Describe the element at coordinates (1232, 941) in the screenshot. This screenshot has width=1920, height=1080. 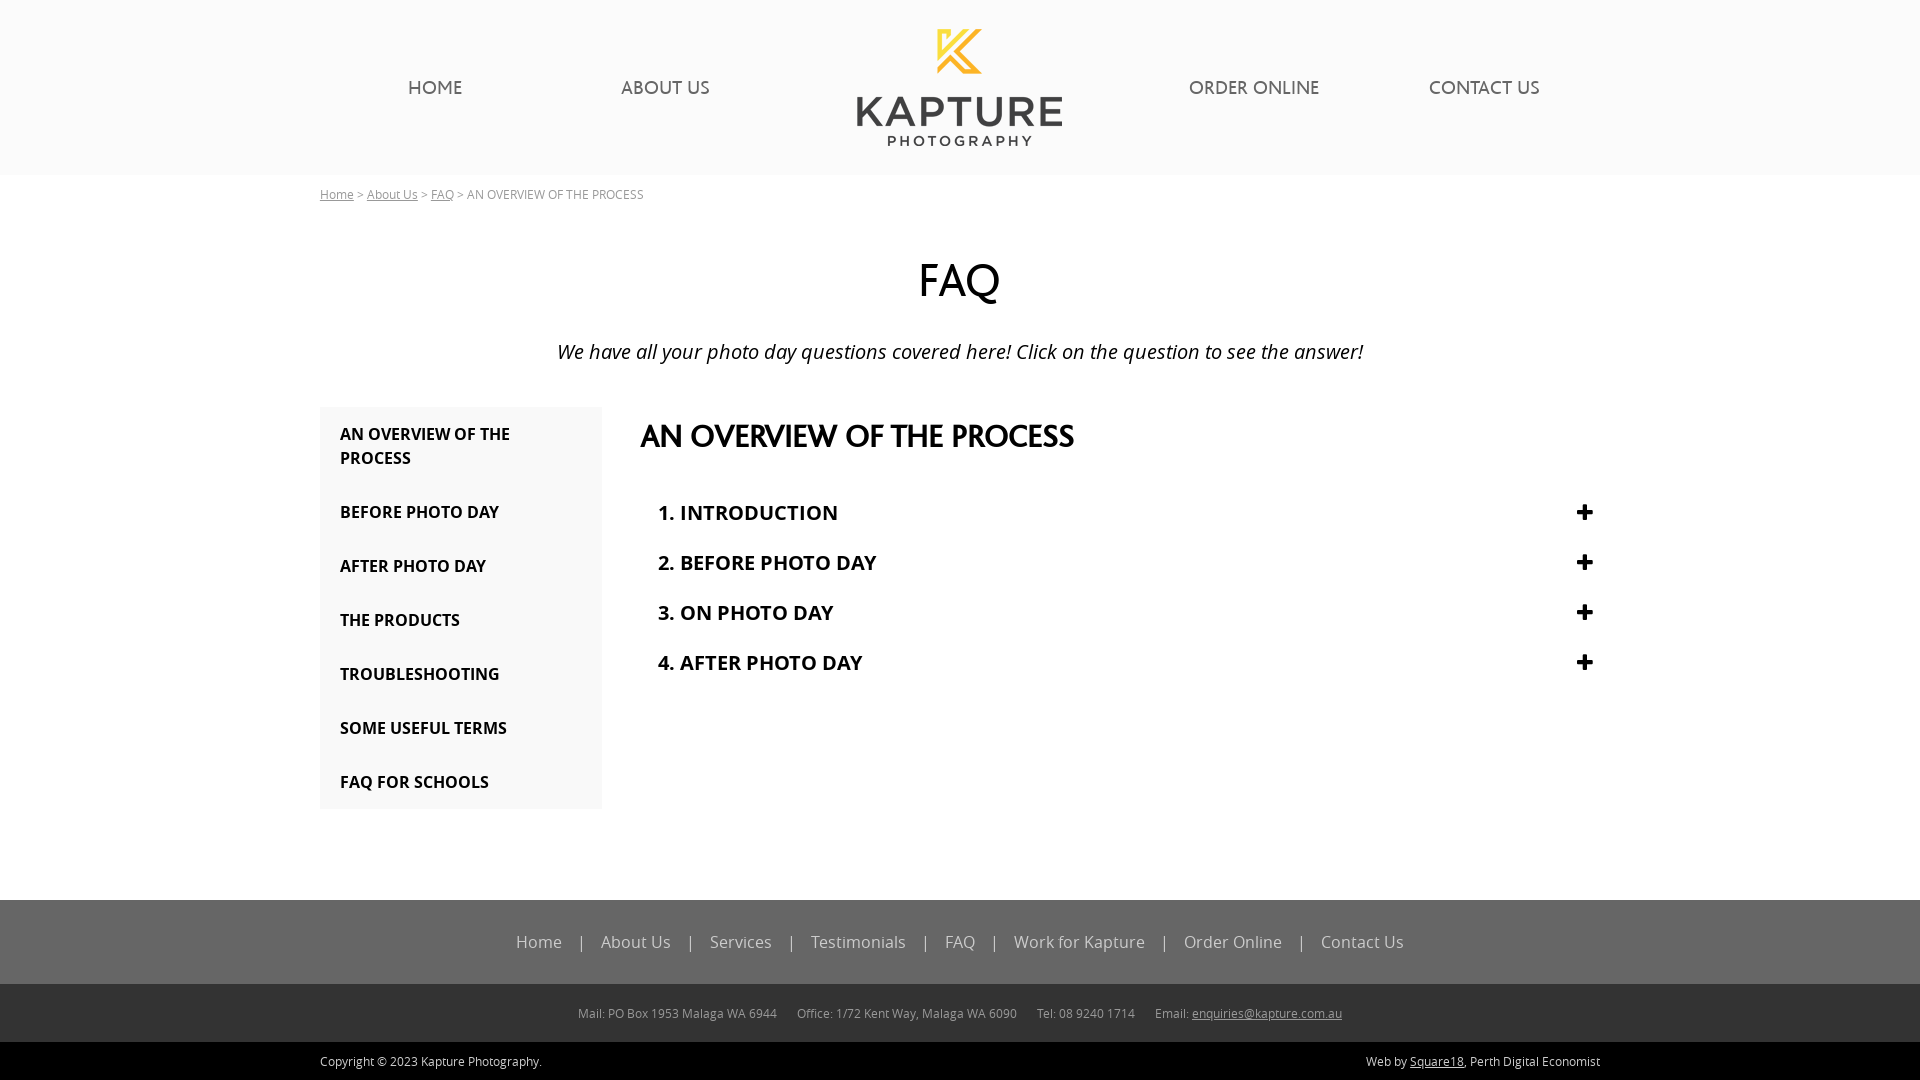
I see `'Order Online'` at that location.